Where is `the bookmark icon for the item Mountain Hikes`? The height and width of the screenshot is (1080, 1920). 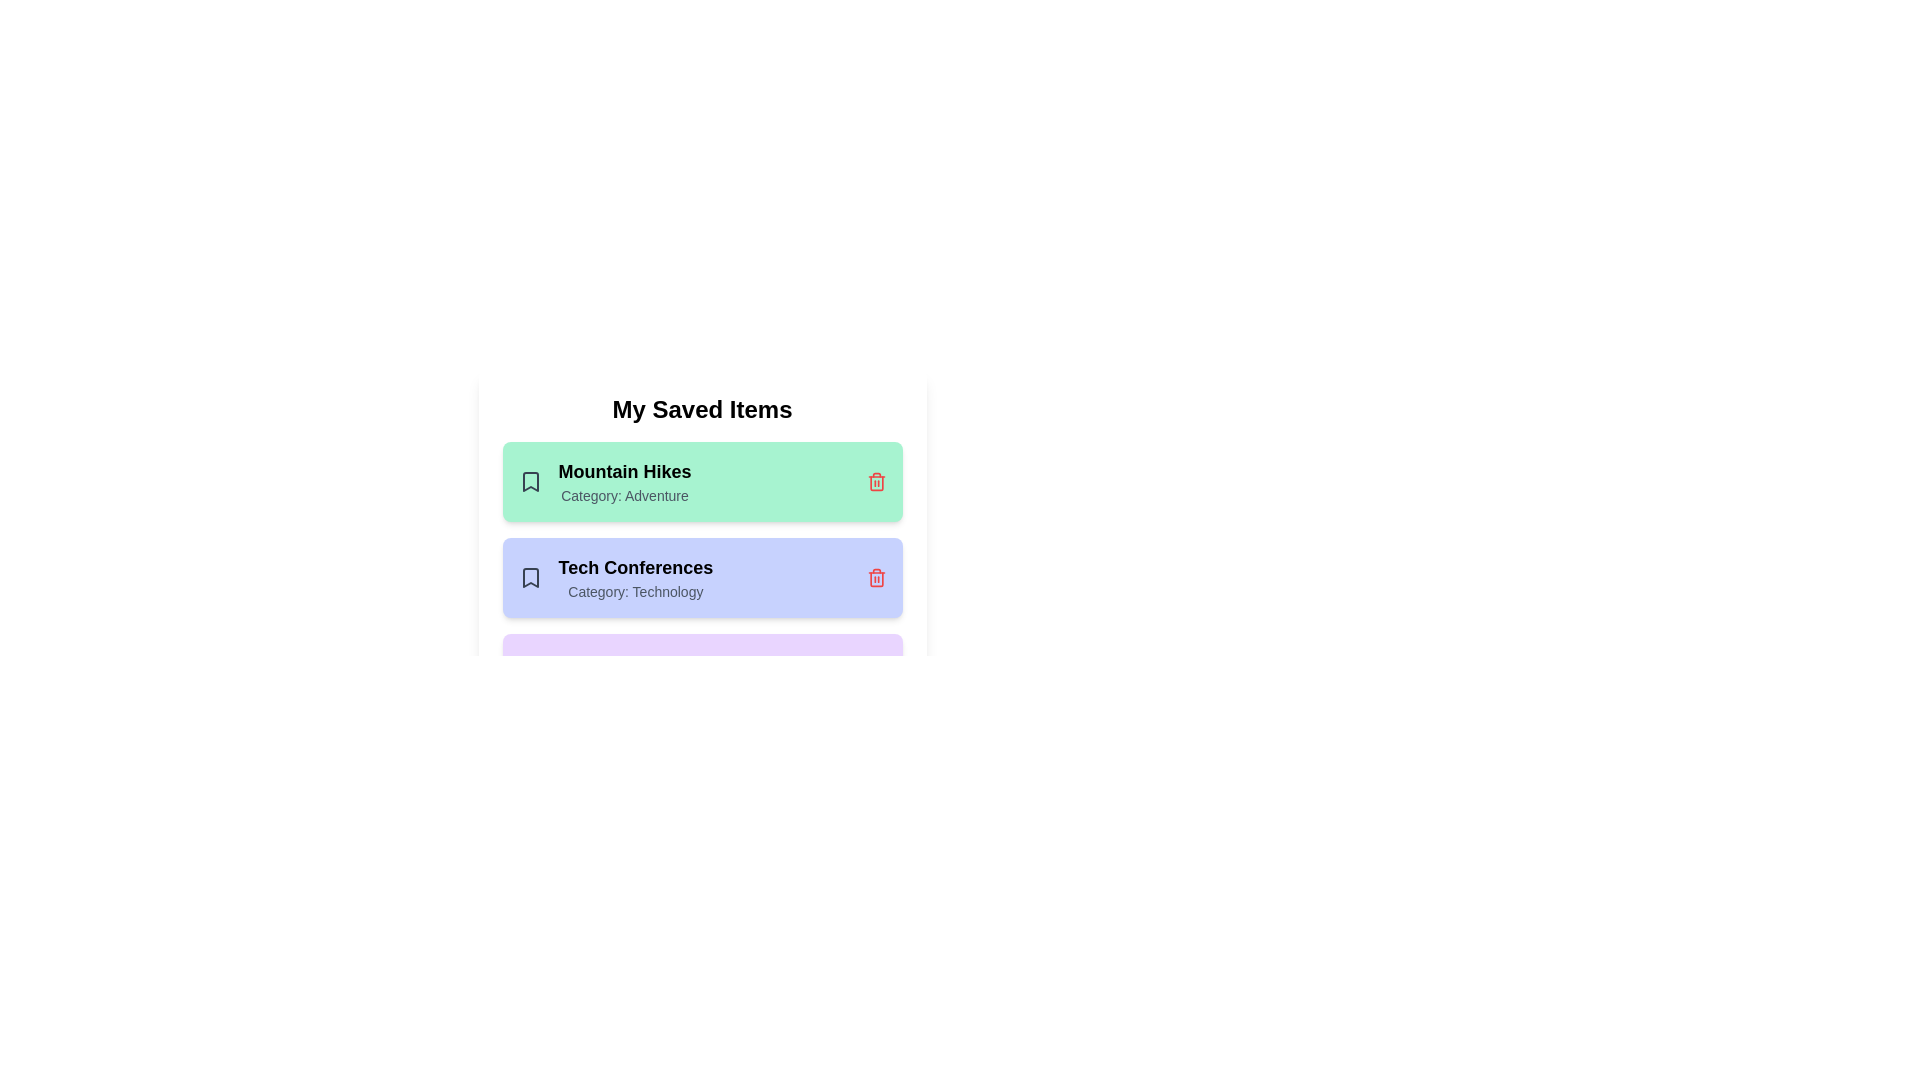
the bookmark icon for the item Mountain Hikes is located at coordinates (530, 482).